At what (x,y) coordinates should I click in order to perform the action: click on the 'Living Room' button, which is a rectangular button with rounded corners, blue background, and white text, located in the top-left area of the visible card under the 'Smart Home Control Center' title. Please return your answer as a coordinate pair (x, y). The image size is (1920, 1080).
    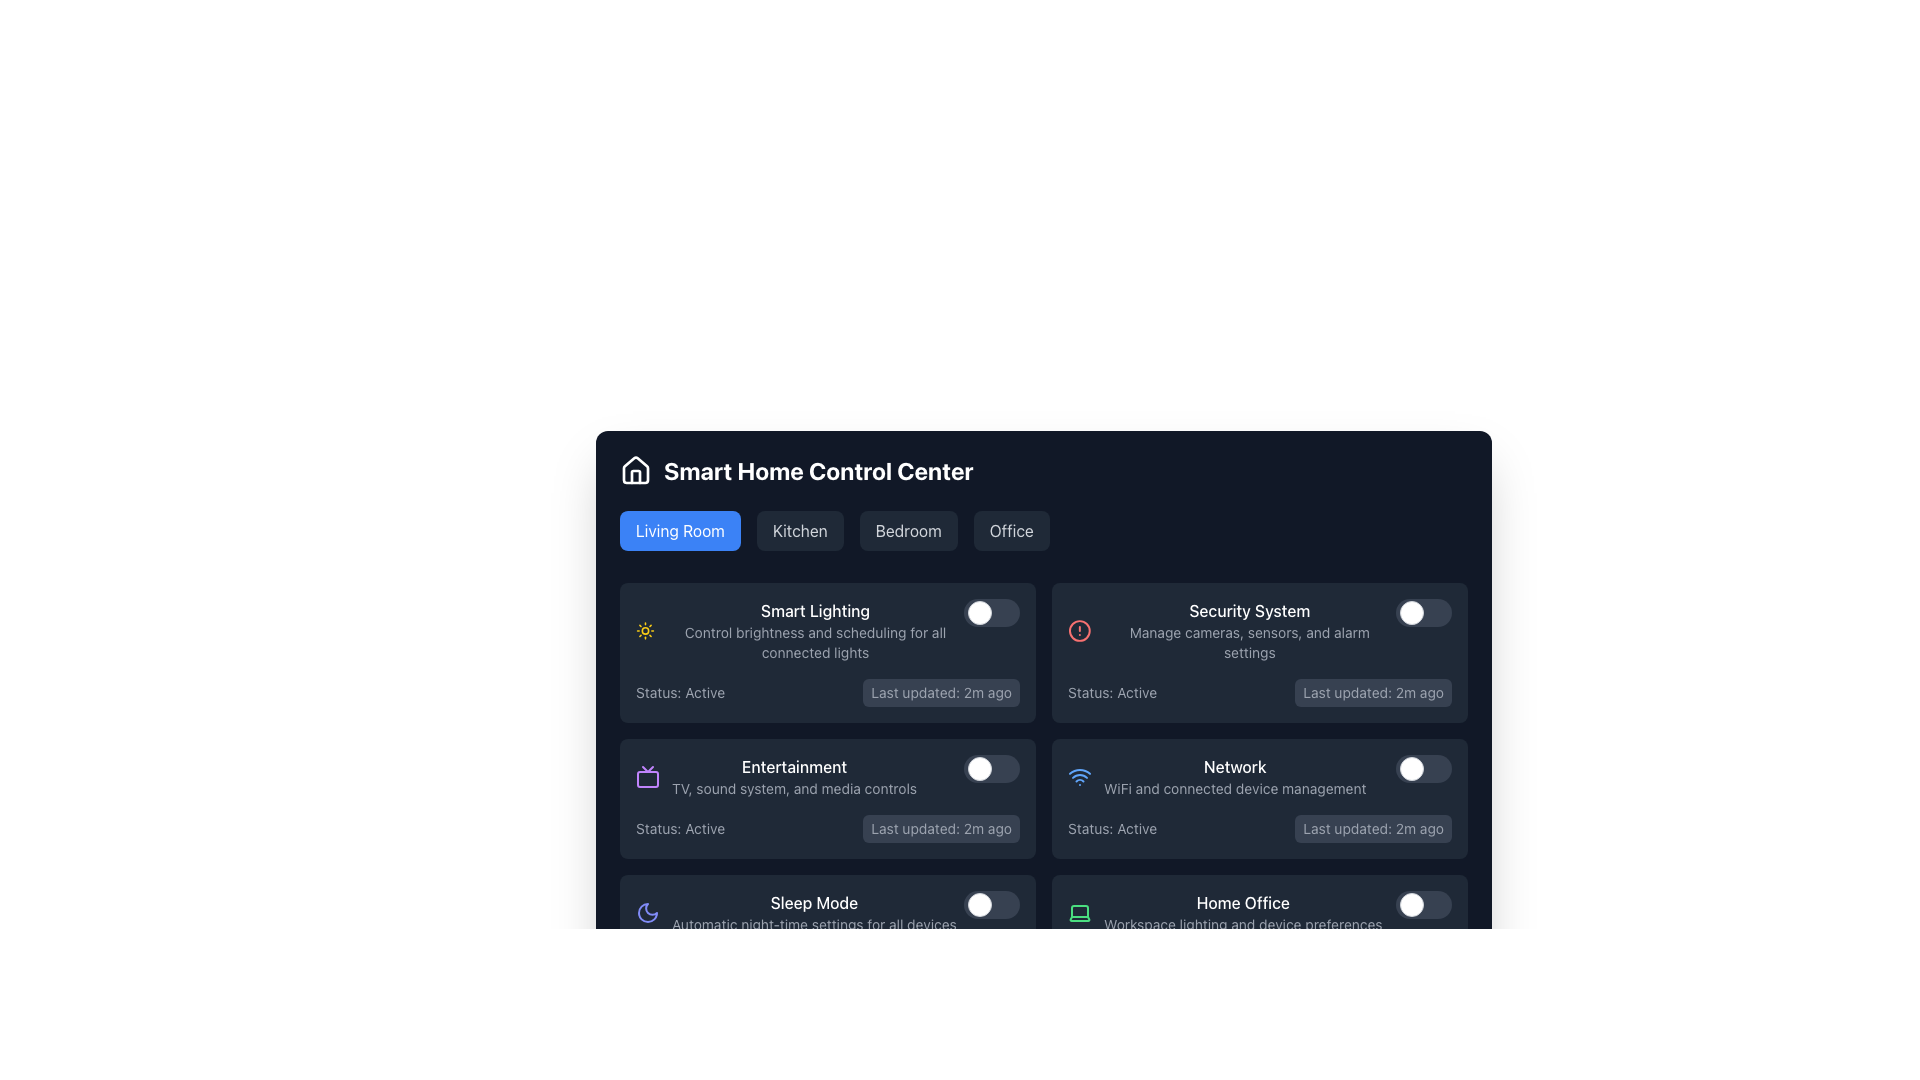
    Looking at the image, I should click on (680, 530).